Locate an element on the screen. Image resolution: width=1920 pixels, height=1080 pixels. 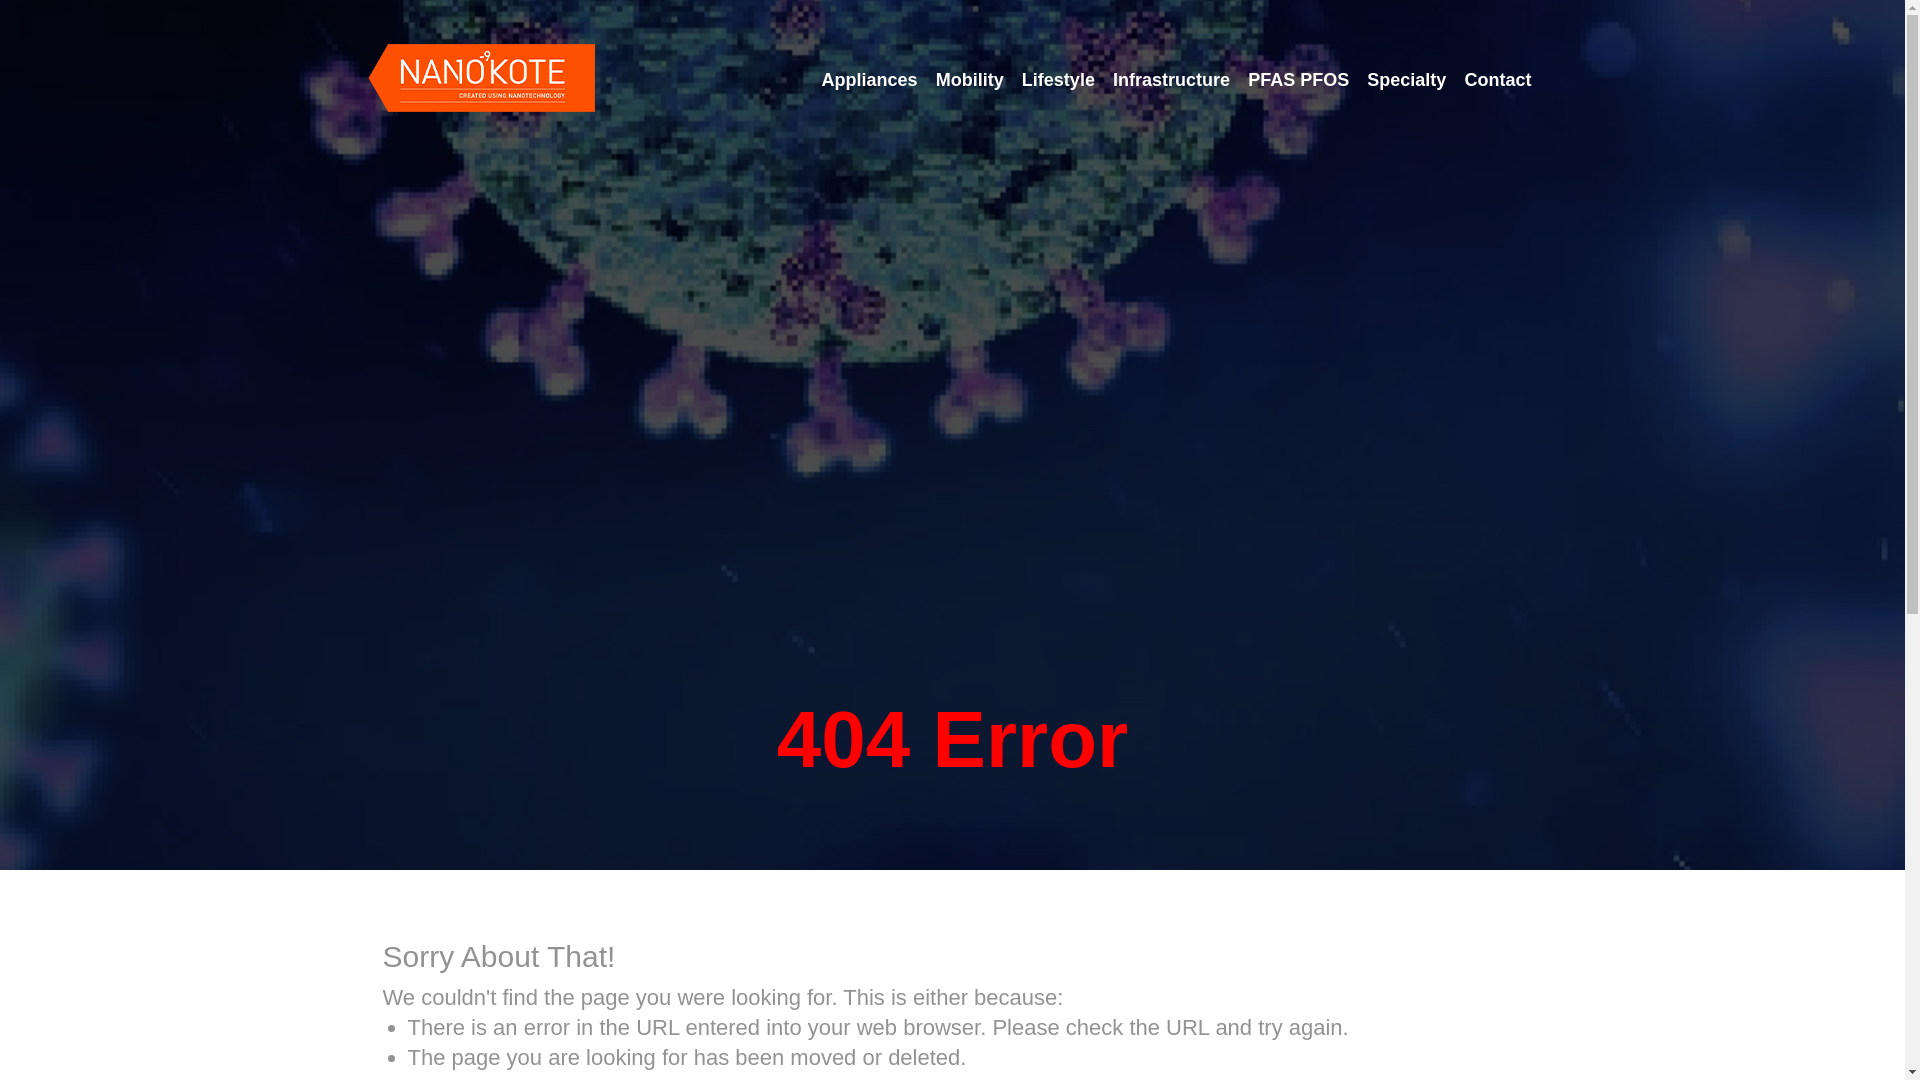
'Contact' is located at coordinates (1497, 79).